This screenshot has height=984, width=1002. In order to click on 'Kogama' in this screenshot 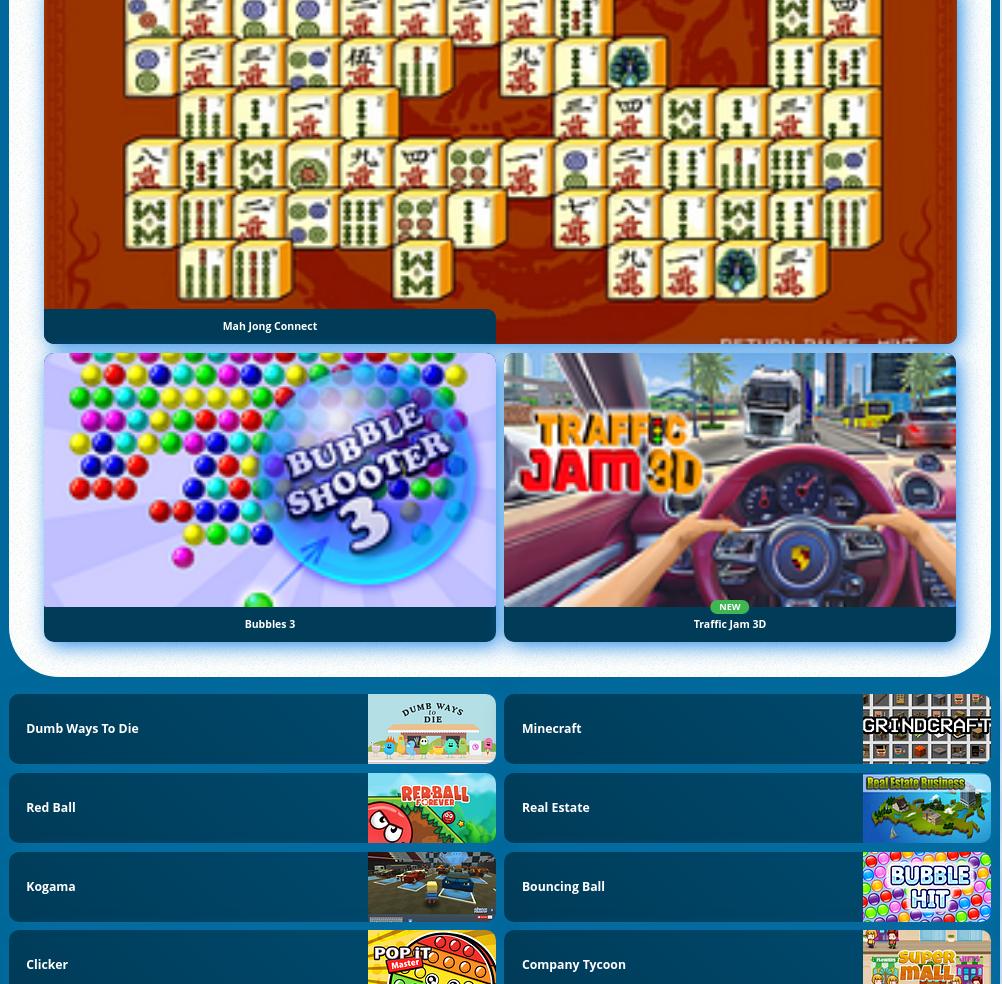, I will do `click(50, 885)`.